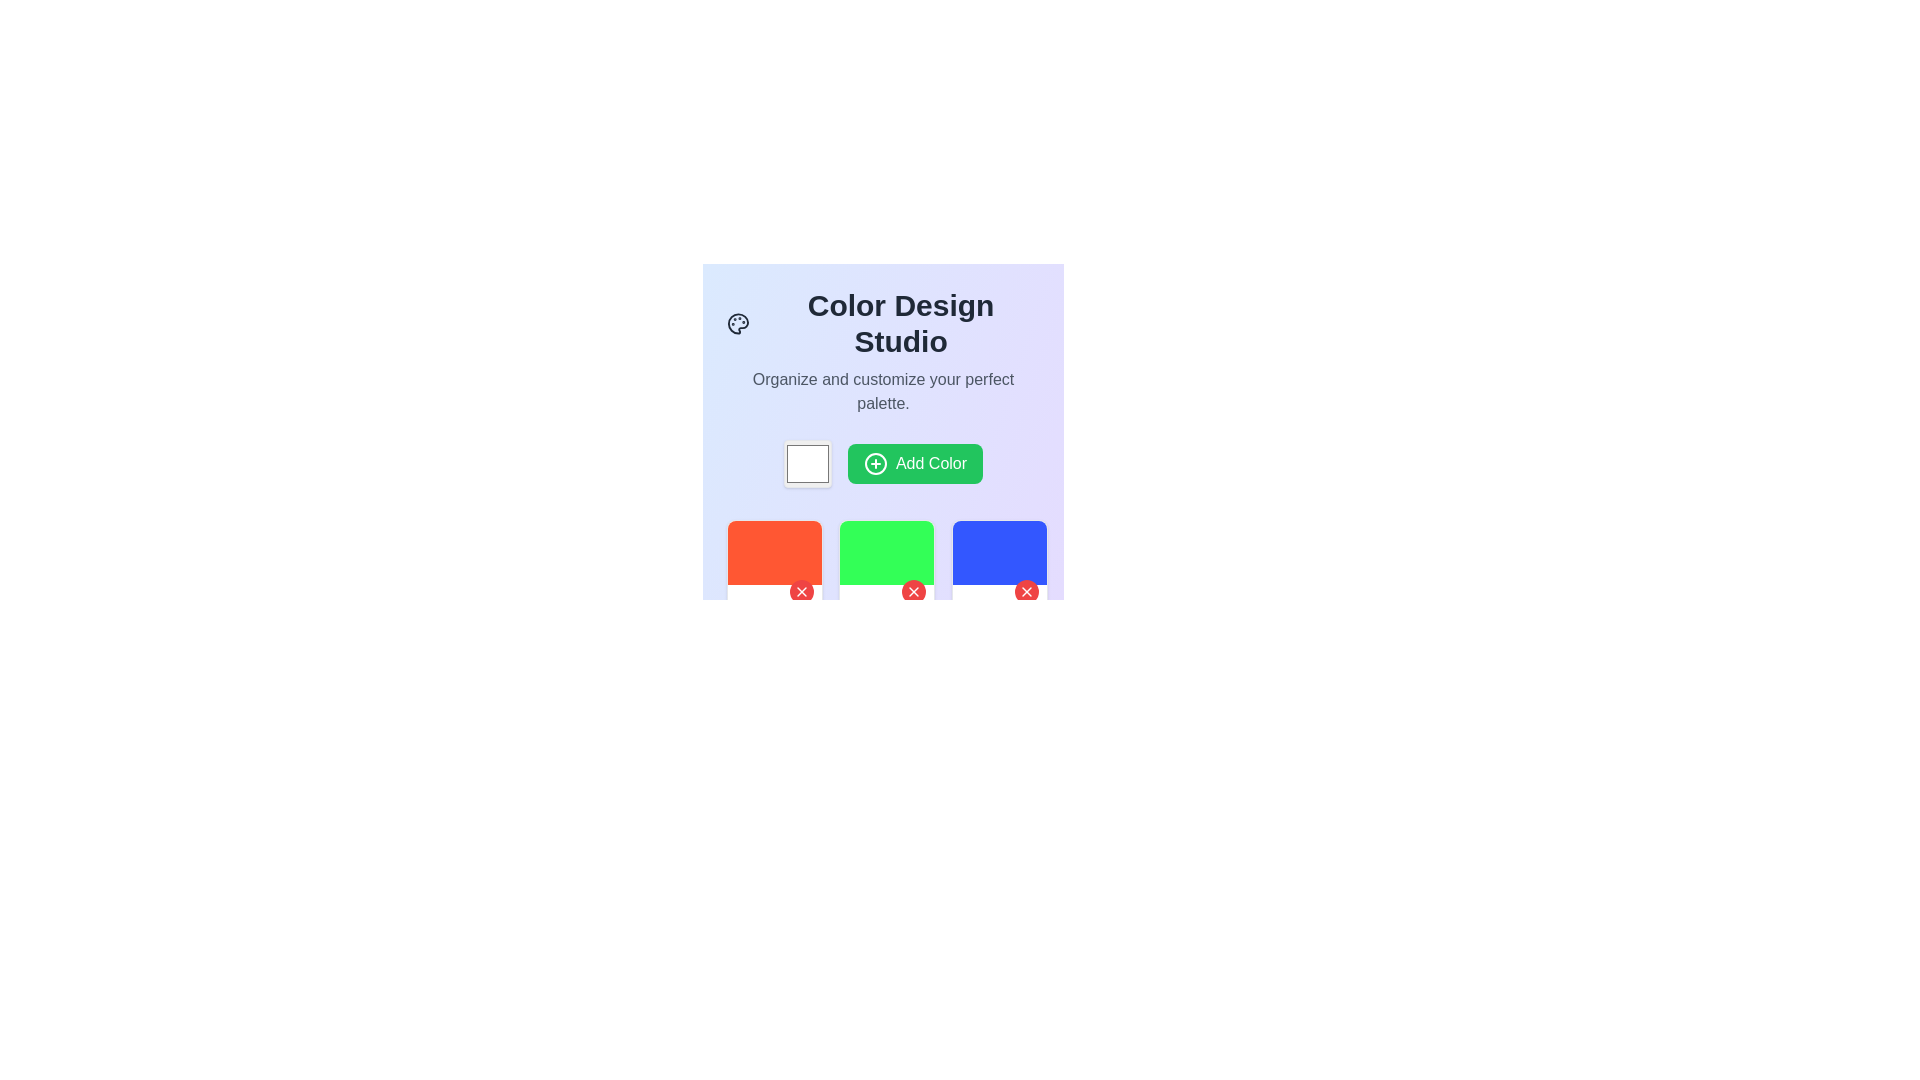 The height and width of the screenshot is (1080, 1920). What do you see at coordinates (801, 590) in the screenshot?
I see `the 'X' icon within the circular red button located at the bottom-right corner of the red square tile` at bounding box center [801, 590].